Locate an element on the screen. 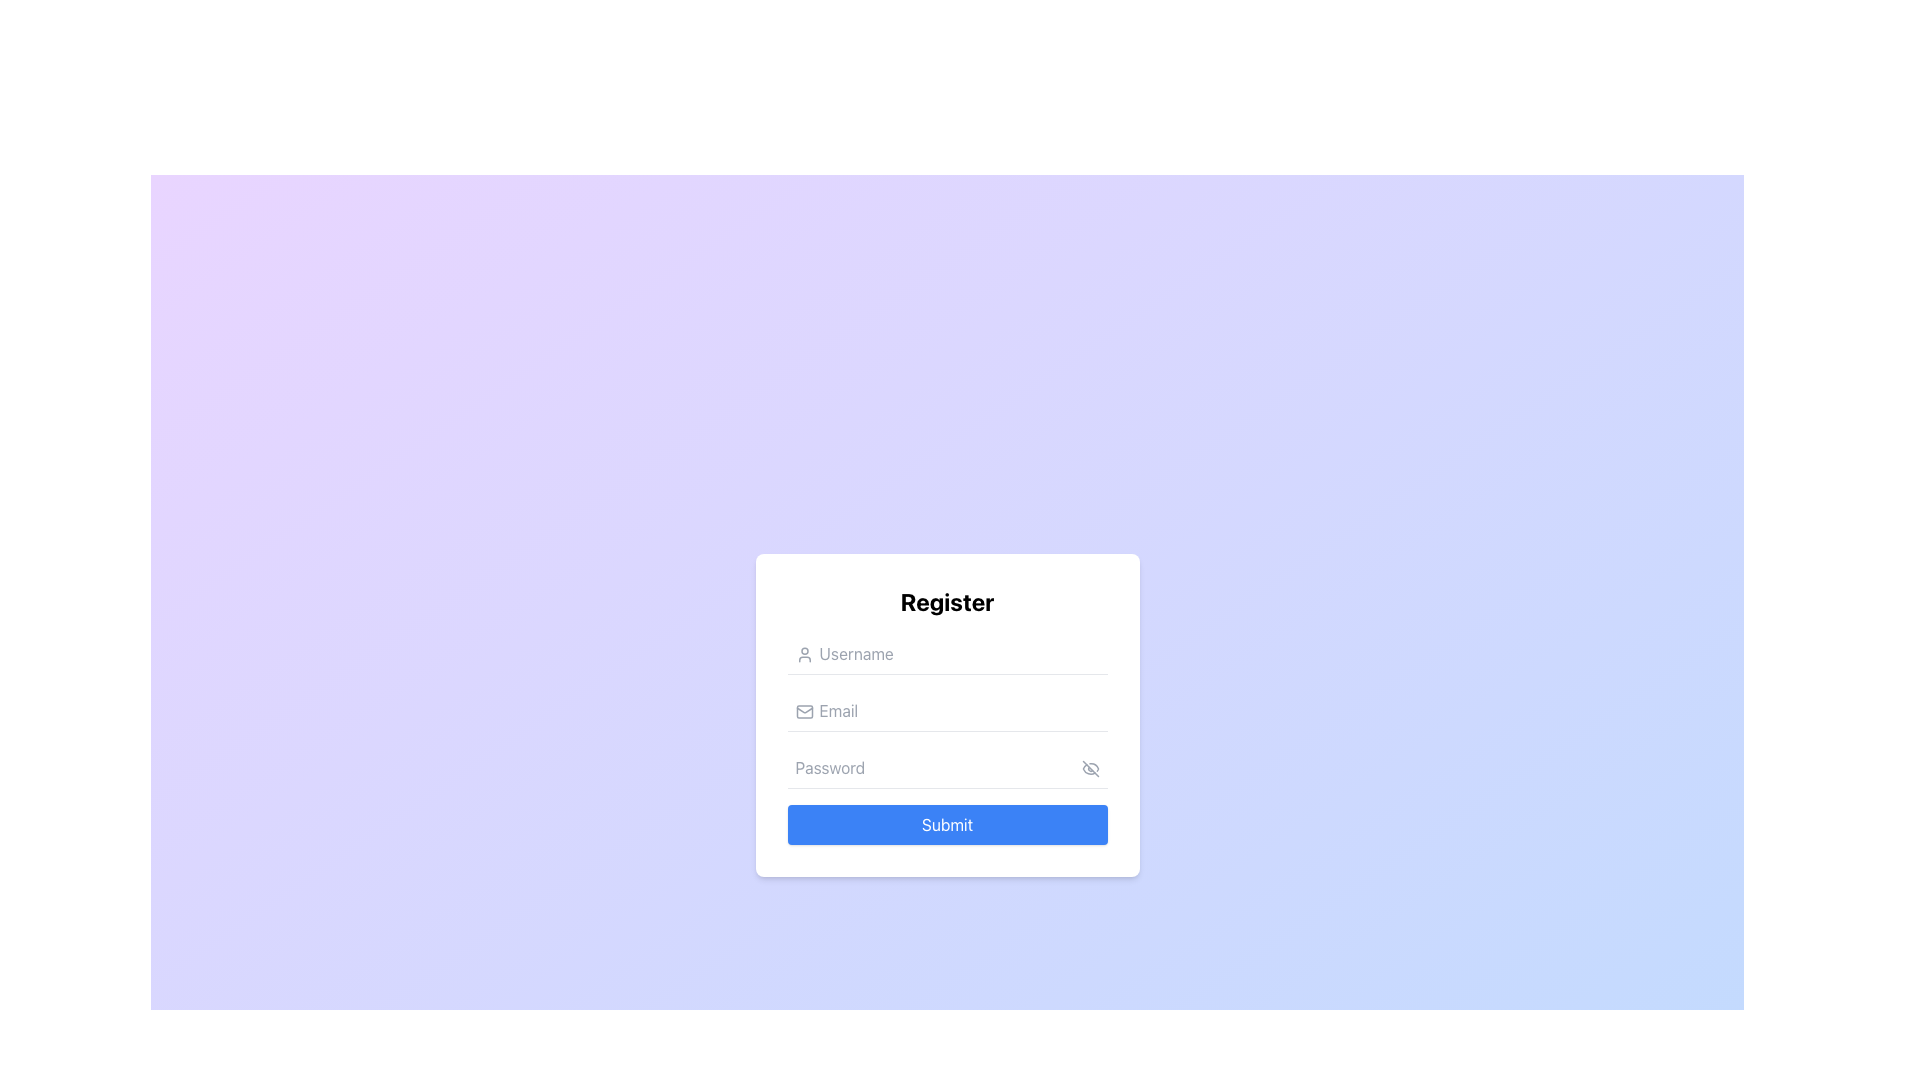 This screenshot has width=1920, height=1080. the password visibility toggle icon, which is an eye with a slash through it, located at the far right of the password input field in the registration form is located at coordinates (1089, 767).